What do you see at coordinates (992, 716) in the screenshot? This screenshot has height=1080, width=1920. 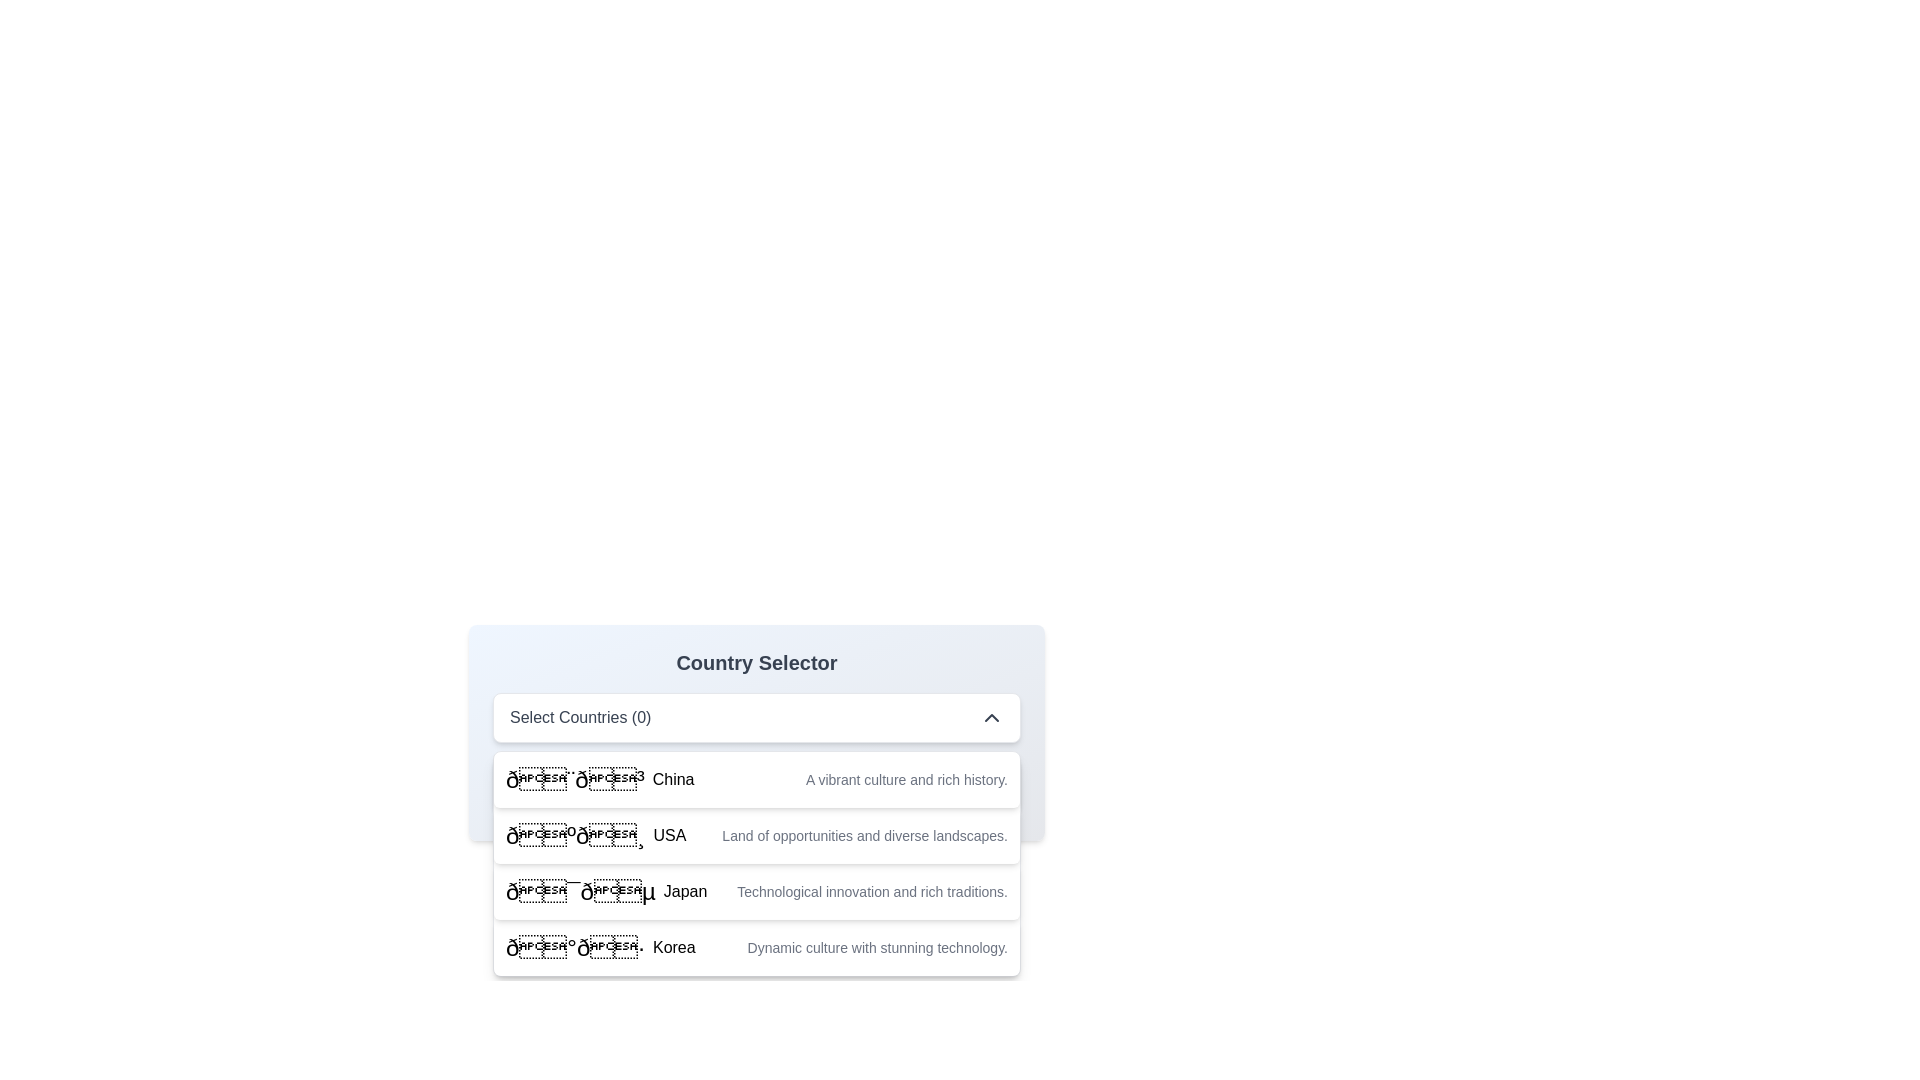 I see `the chevron icon located at the top-right corner of the 'Select Countries (0)' panel` at bounding box center [992, 716].